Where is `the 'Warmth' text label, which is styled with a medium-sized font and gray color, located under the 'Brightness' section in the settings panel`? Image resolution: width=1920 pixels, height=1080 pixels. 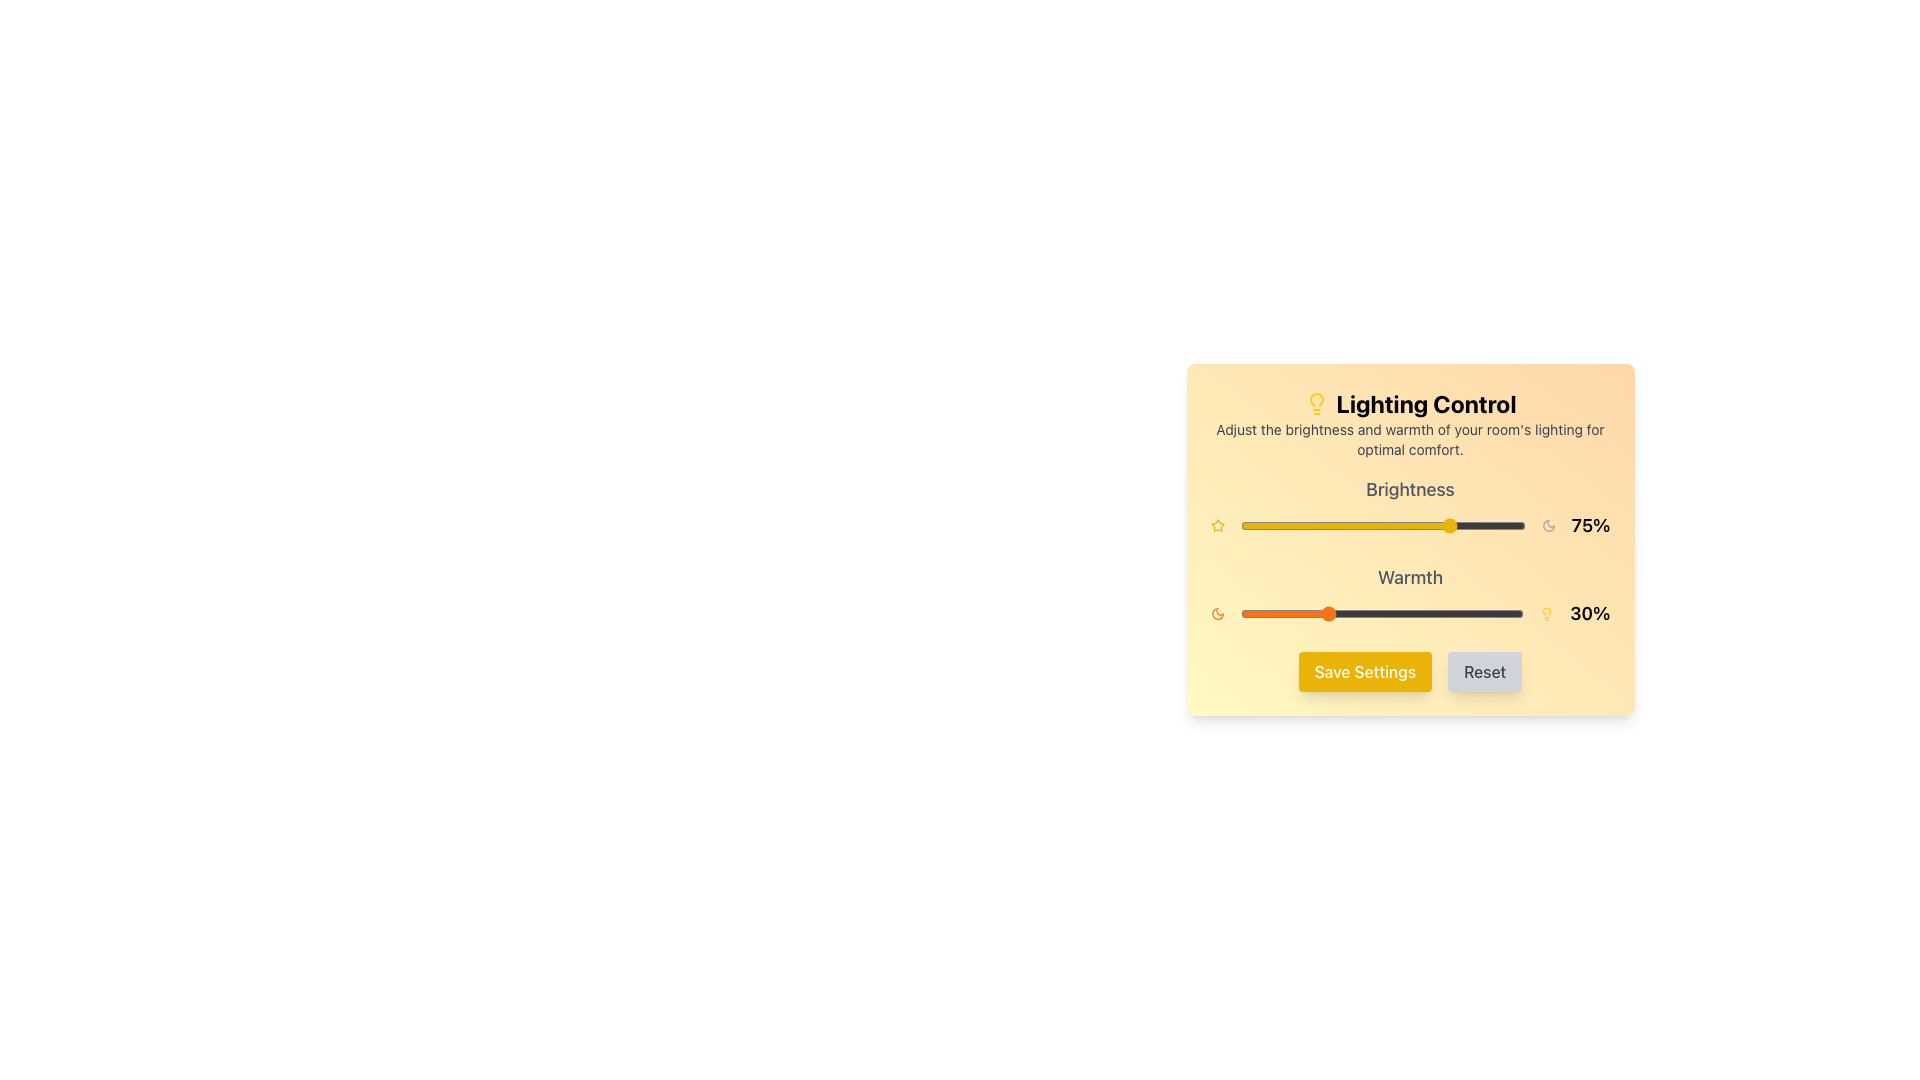
the 'Warmth' text label, which is styled with a medium-sized font and gray color, located under the 'Brightness' section in the settings panel is located at coordinates (1409, 578).